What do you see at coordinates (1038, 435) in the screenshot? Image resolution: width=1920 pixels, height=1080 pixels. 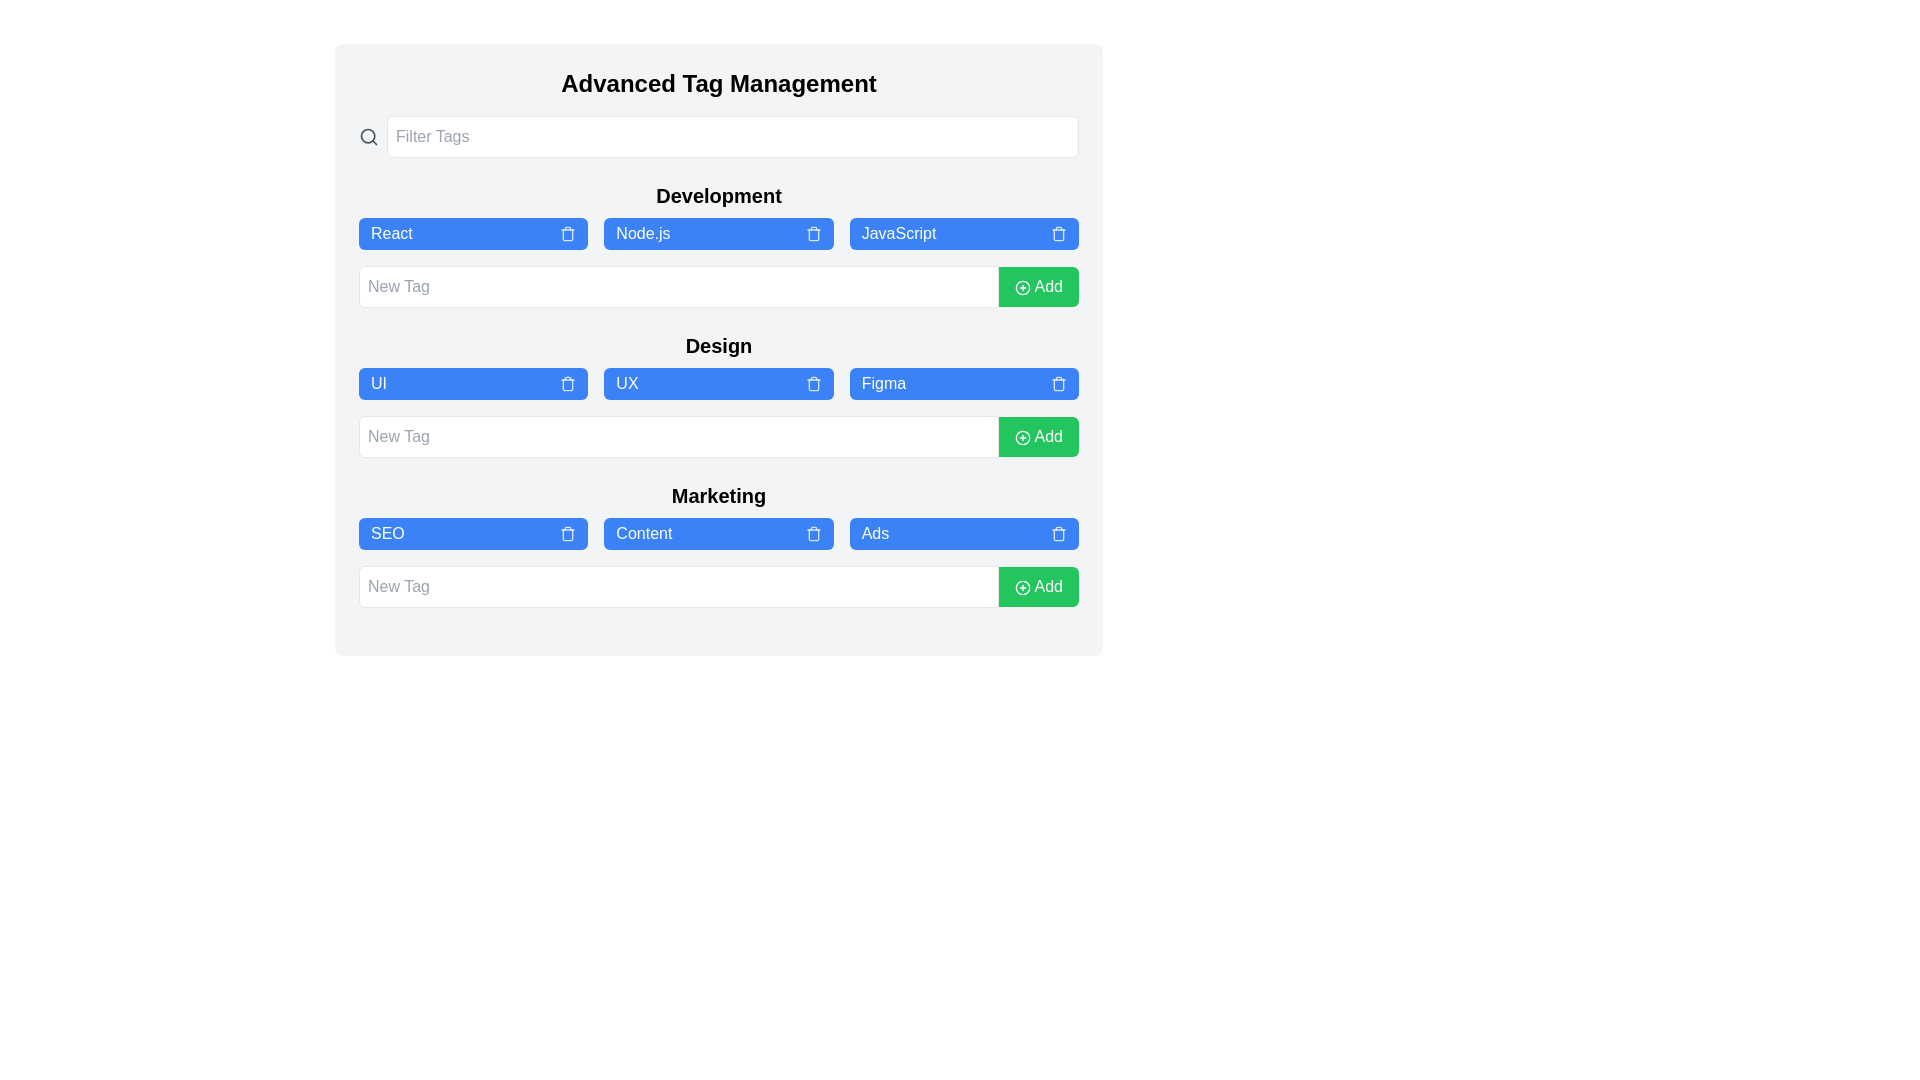 I see `the 'Add Tag' button located on the right-hand side of the 'New Tag' text input field in the 'Design' section` at bounding box center [1038, 435].